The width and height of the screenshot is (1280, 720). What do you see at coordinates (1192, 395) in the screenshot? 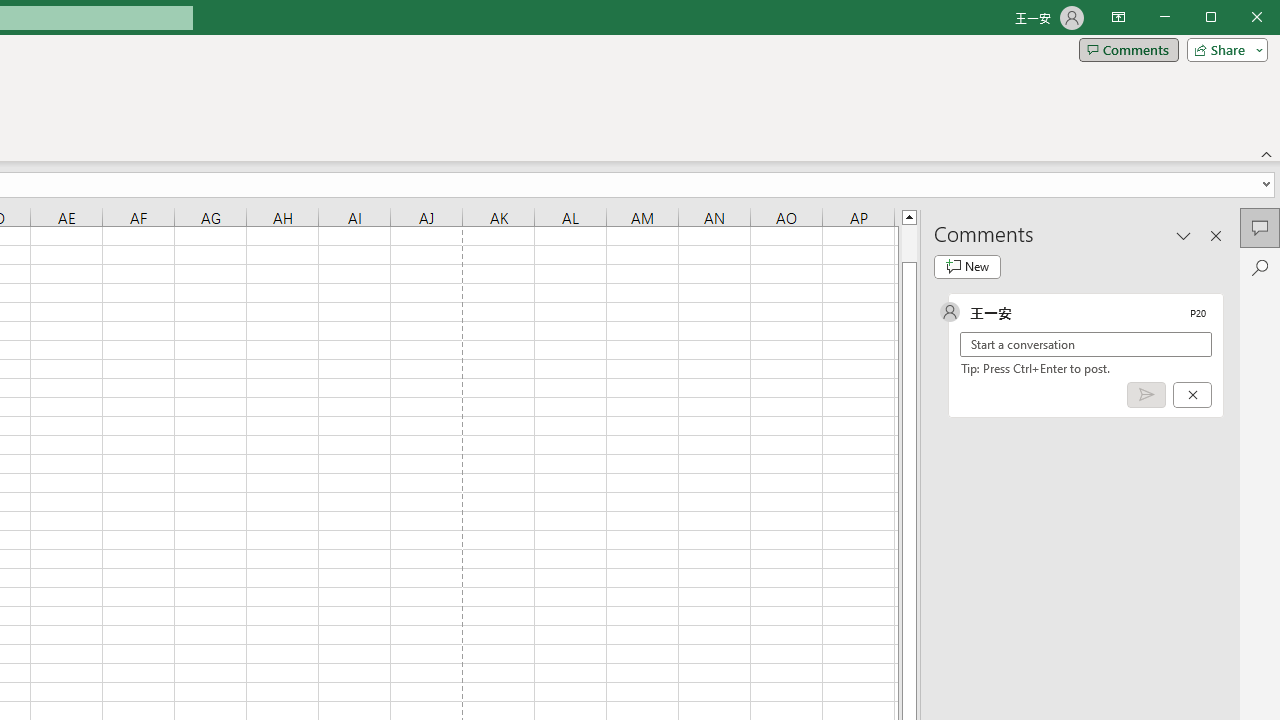
I see `'Cancel'` at bounding box center [1192, 395].